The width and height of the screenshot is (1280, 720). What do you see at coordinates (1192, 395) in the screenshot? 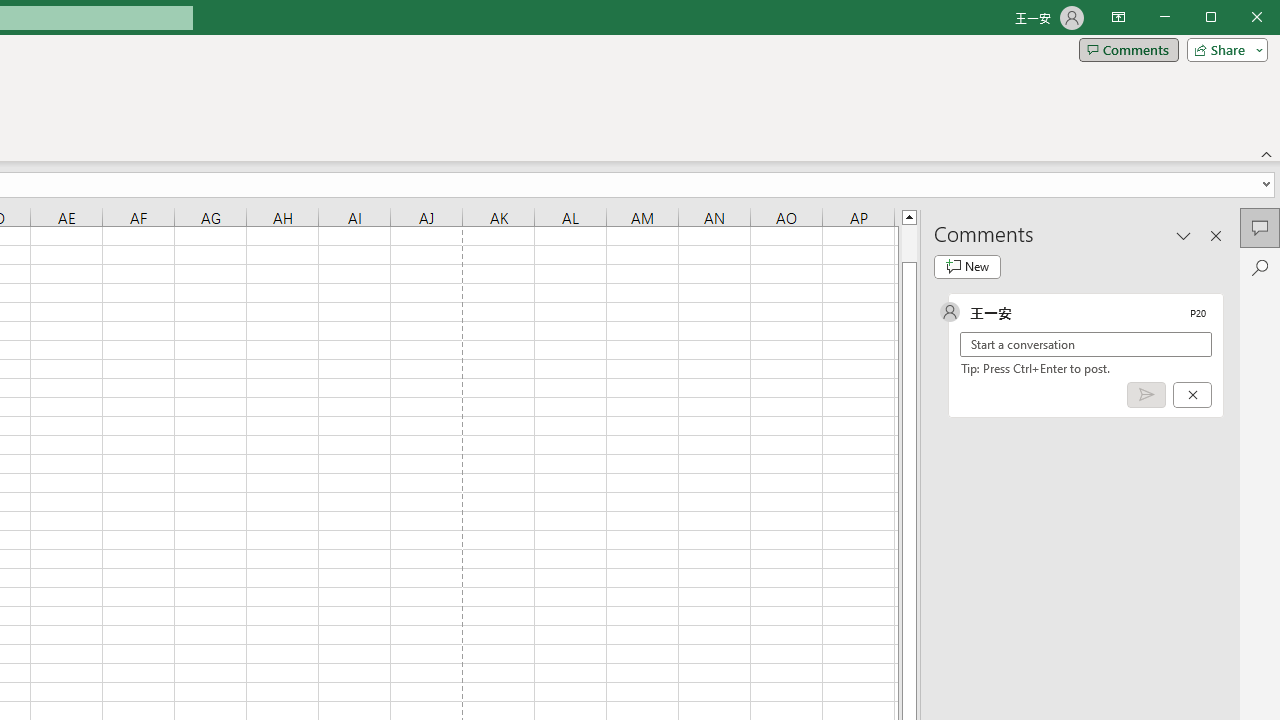
I see `'Cancel'` at bounding box center [1192, 395].